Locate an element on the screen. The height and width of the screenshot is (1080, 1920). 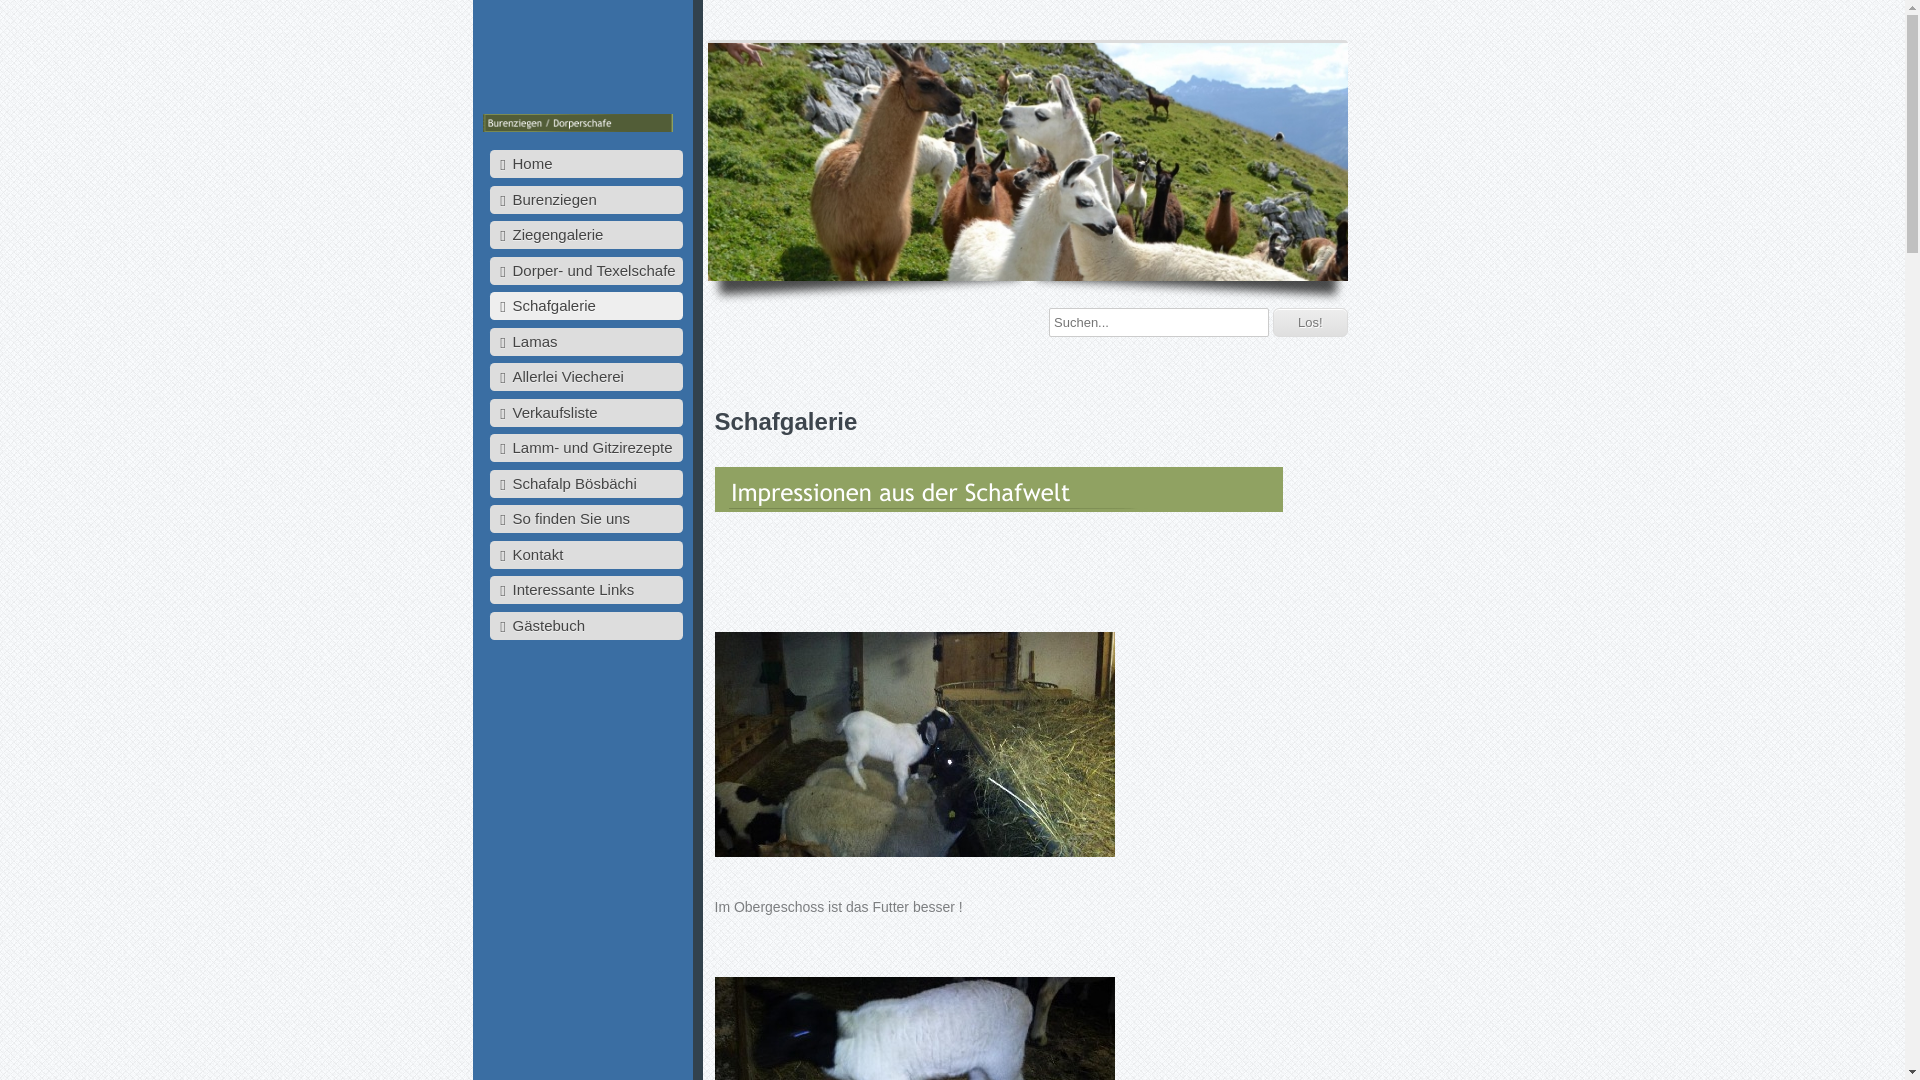
'Kontakt' is located at coordinates (585, 554).